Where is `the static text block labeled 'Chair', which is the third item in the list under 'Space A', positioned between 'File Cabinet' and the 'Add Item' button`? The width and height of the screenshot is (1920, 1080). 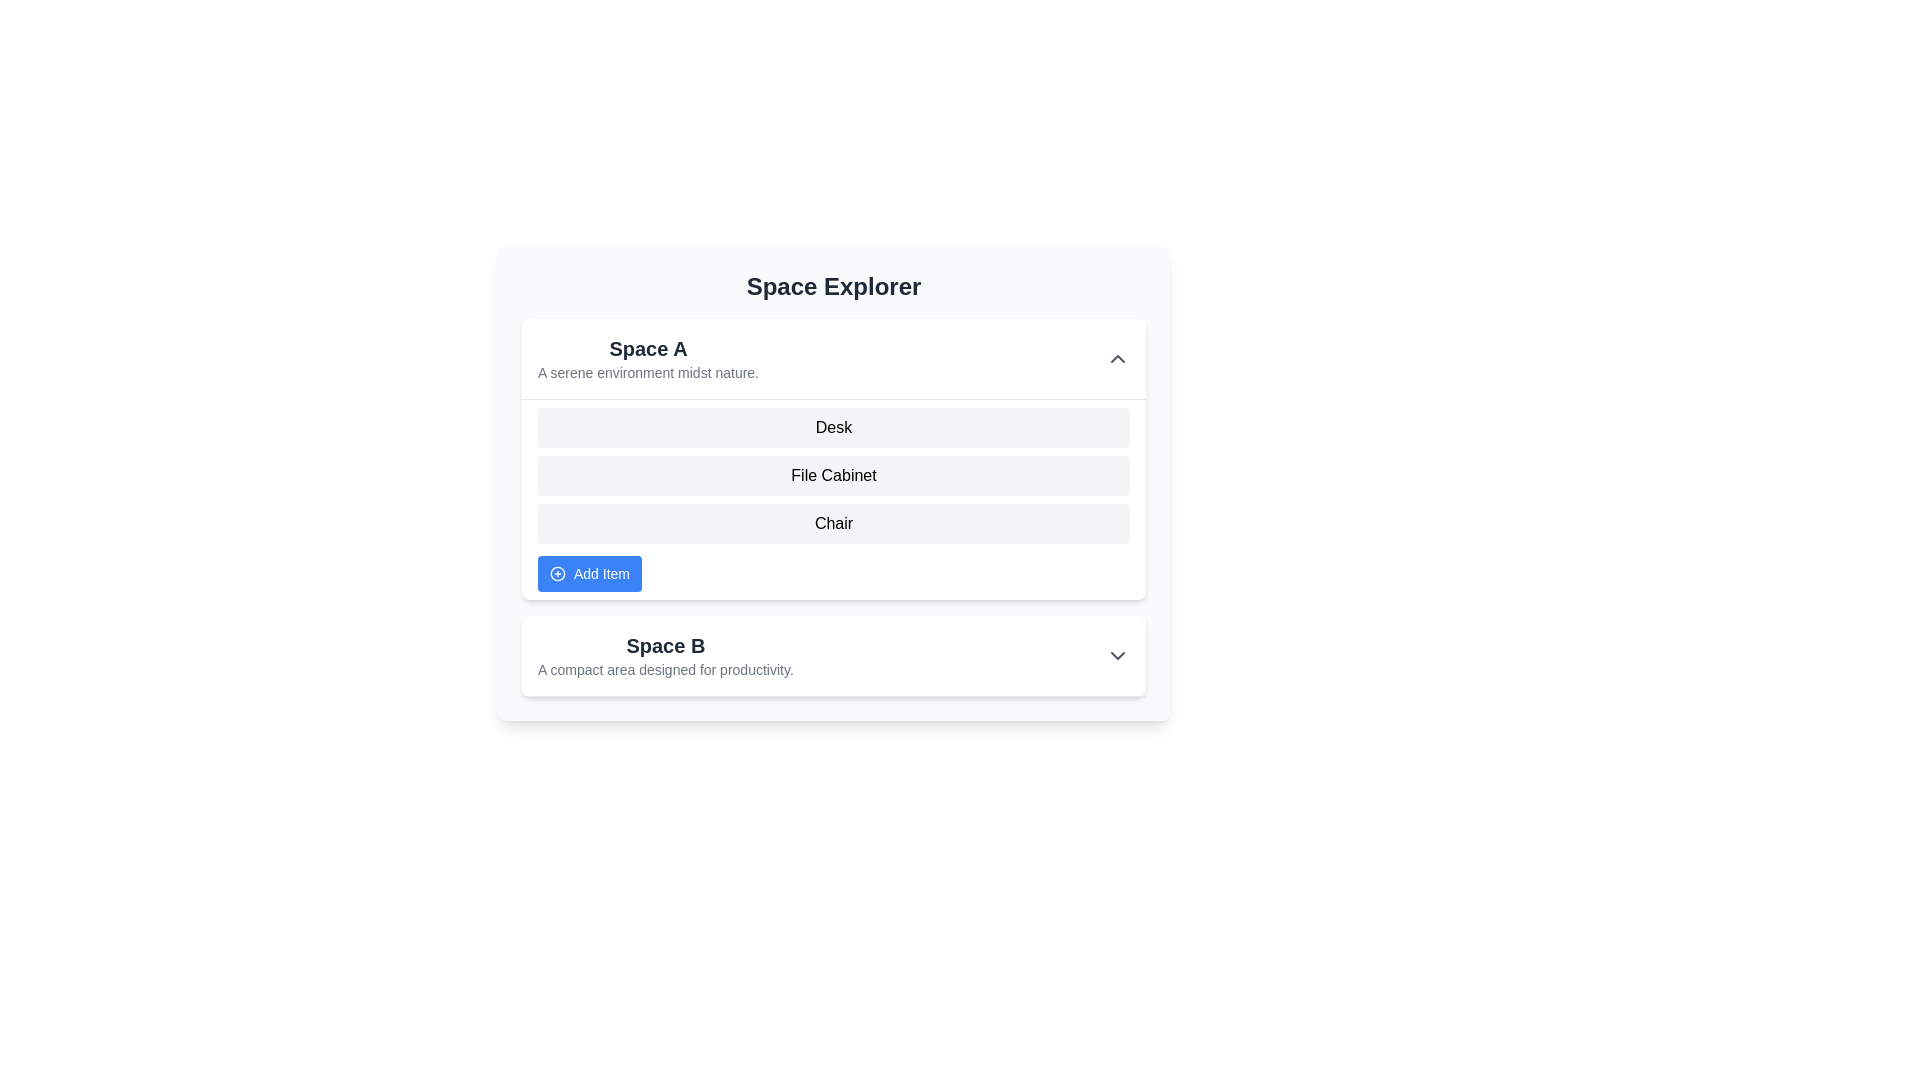
the static text block labeled 'Chair', which is the third item in the list under 'Space A', positioned between 'File Cabinet' and the 'Add Item' button is located at coordinates (834, 523).